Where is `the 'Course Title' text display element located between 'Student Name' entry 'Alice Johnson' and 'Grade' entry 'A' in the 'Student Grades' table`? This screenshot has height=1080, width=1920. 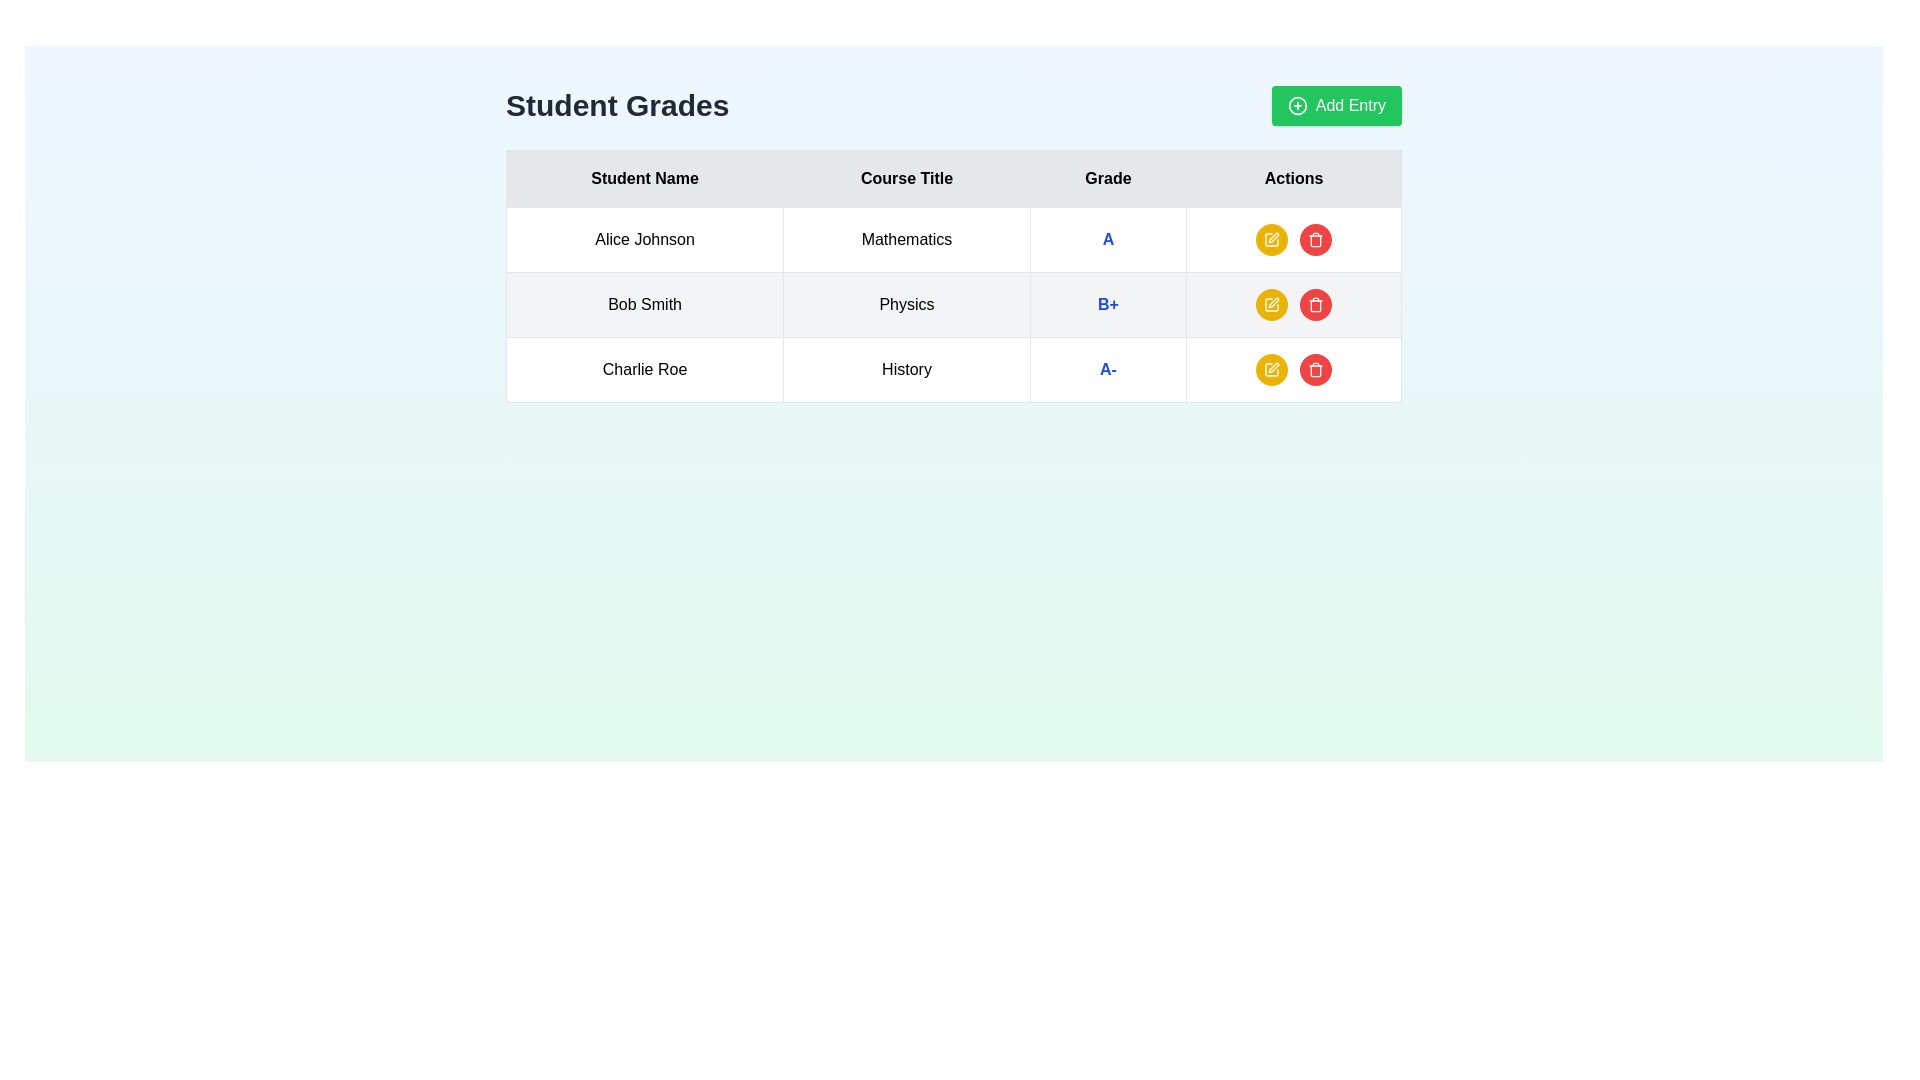
the 'Course Title' text display element located between 'Student Name' entry 'Alice Johnson' and 'Grade' entry 'A' in the 'Student Grades' table is located at coordinates (906, 238).